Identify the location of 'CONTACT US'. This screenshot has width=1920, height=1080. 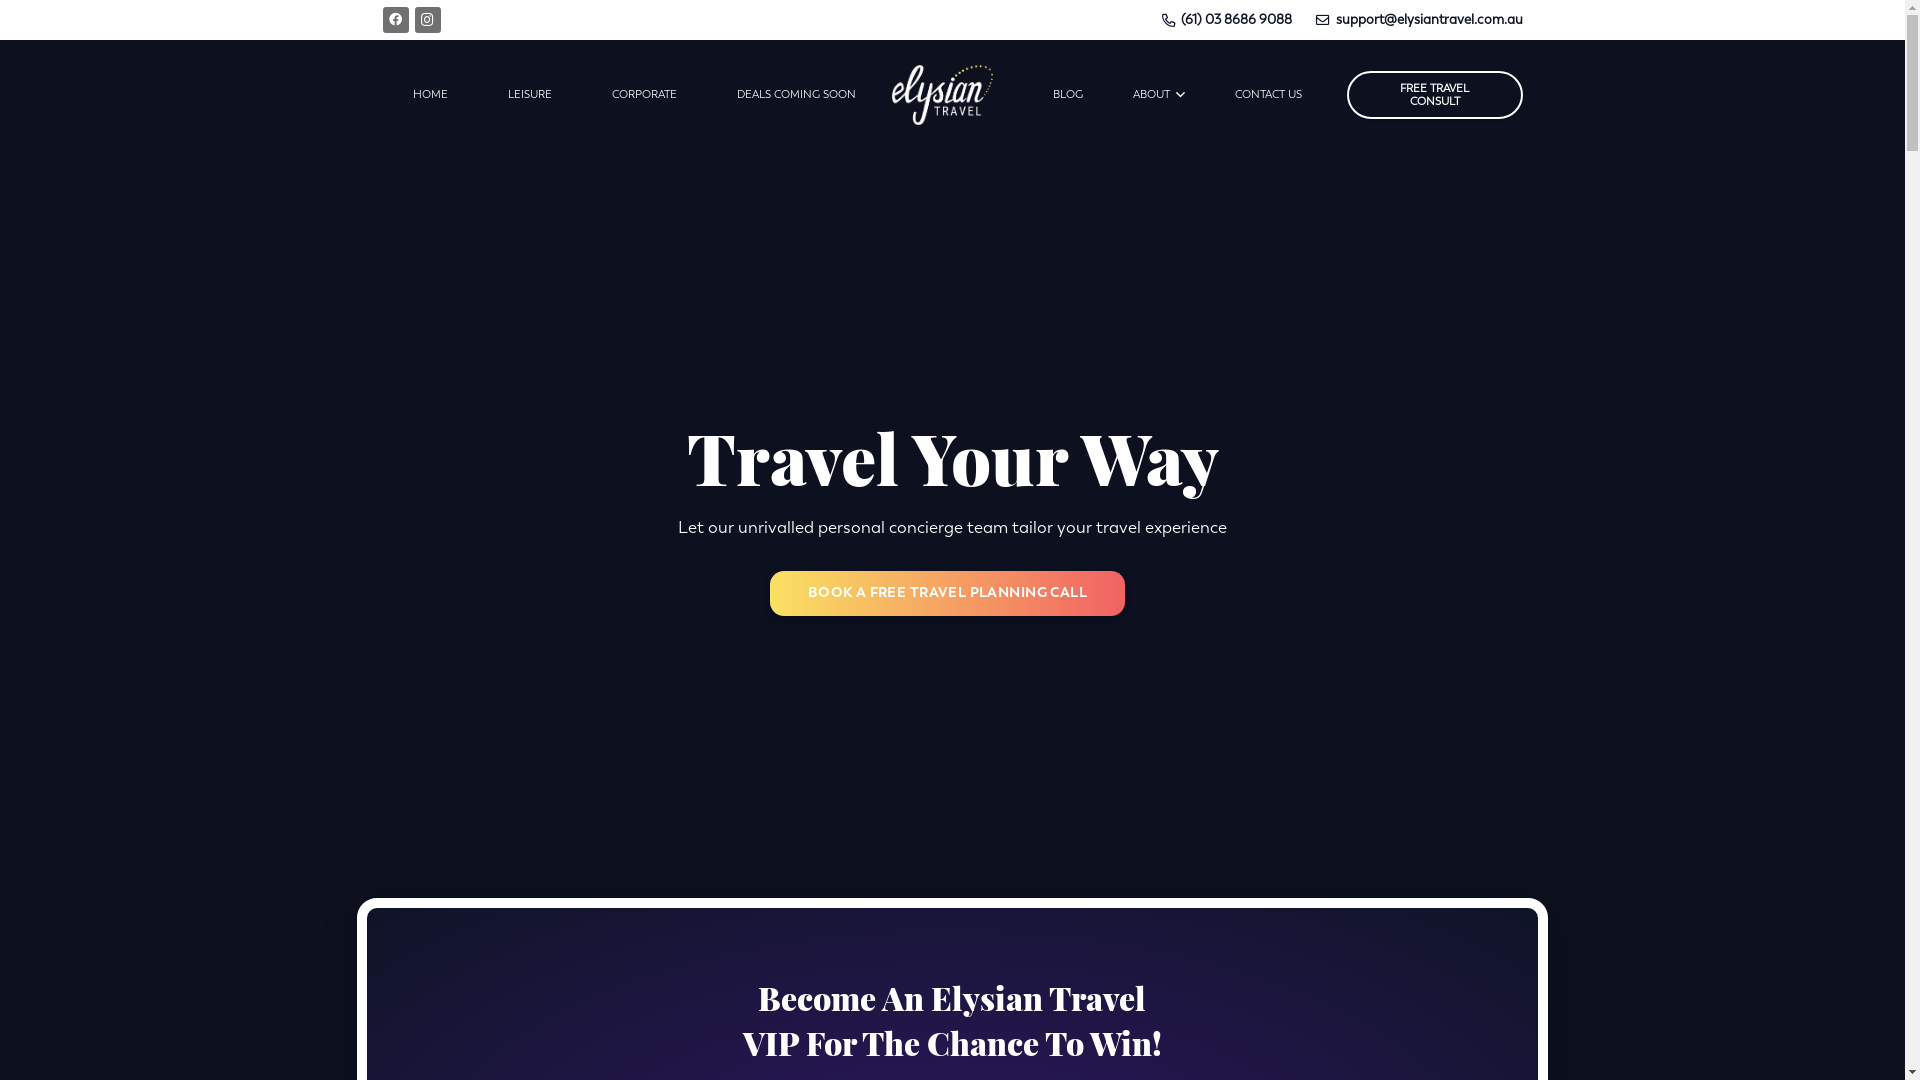
(1267, 95).